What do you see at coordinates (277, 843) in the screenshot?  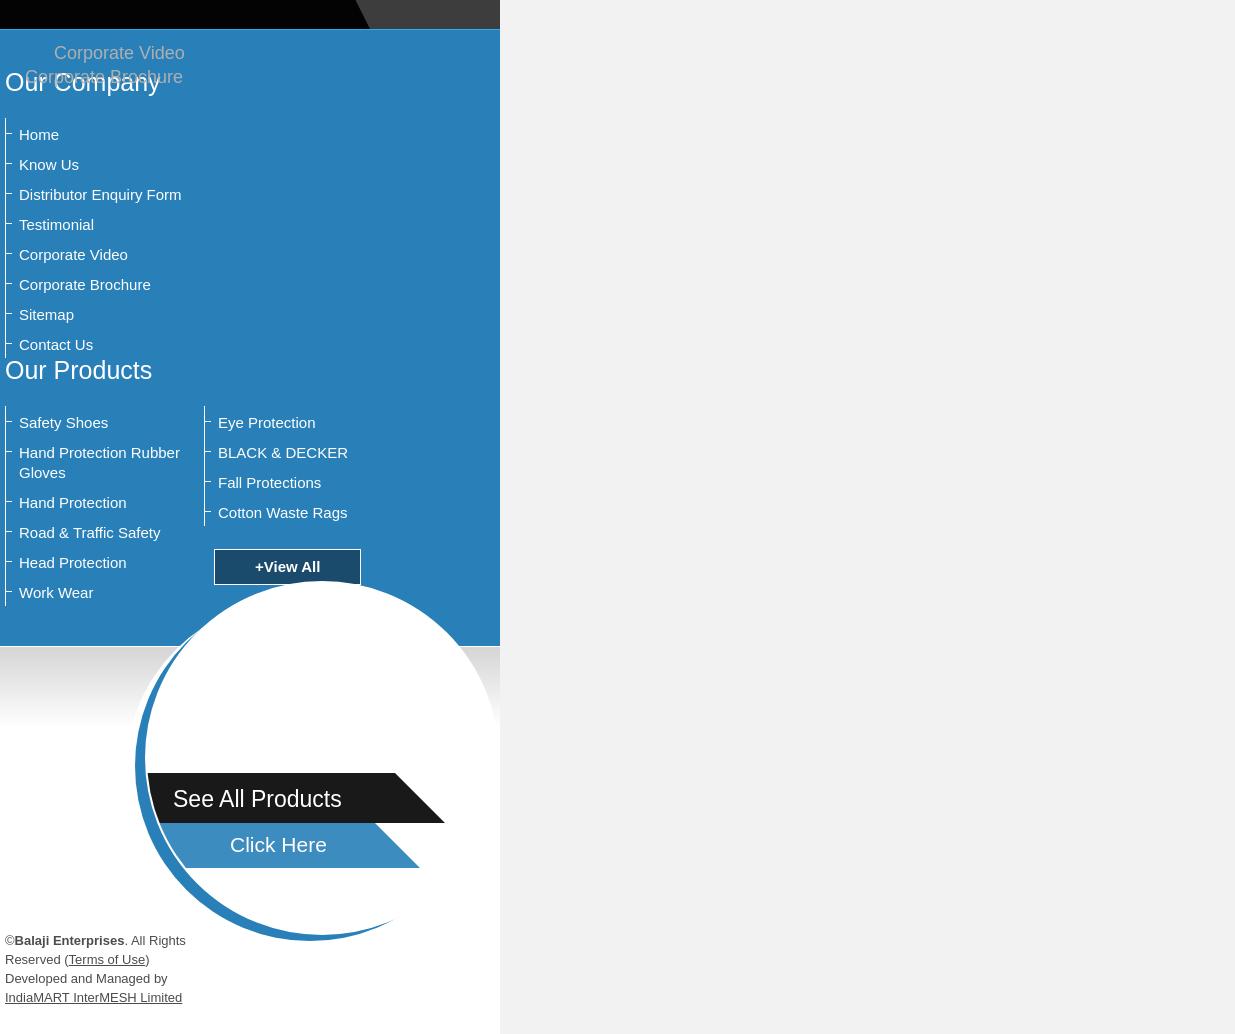 I see `'Click Here'` at bounding box center [277, 843].